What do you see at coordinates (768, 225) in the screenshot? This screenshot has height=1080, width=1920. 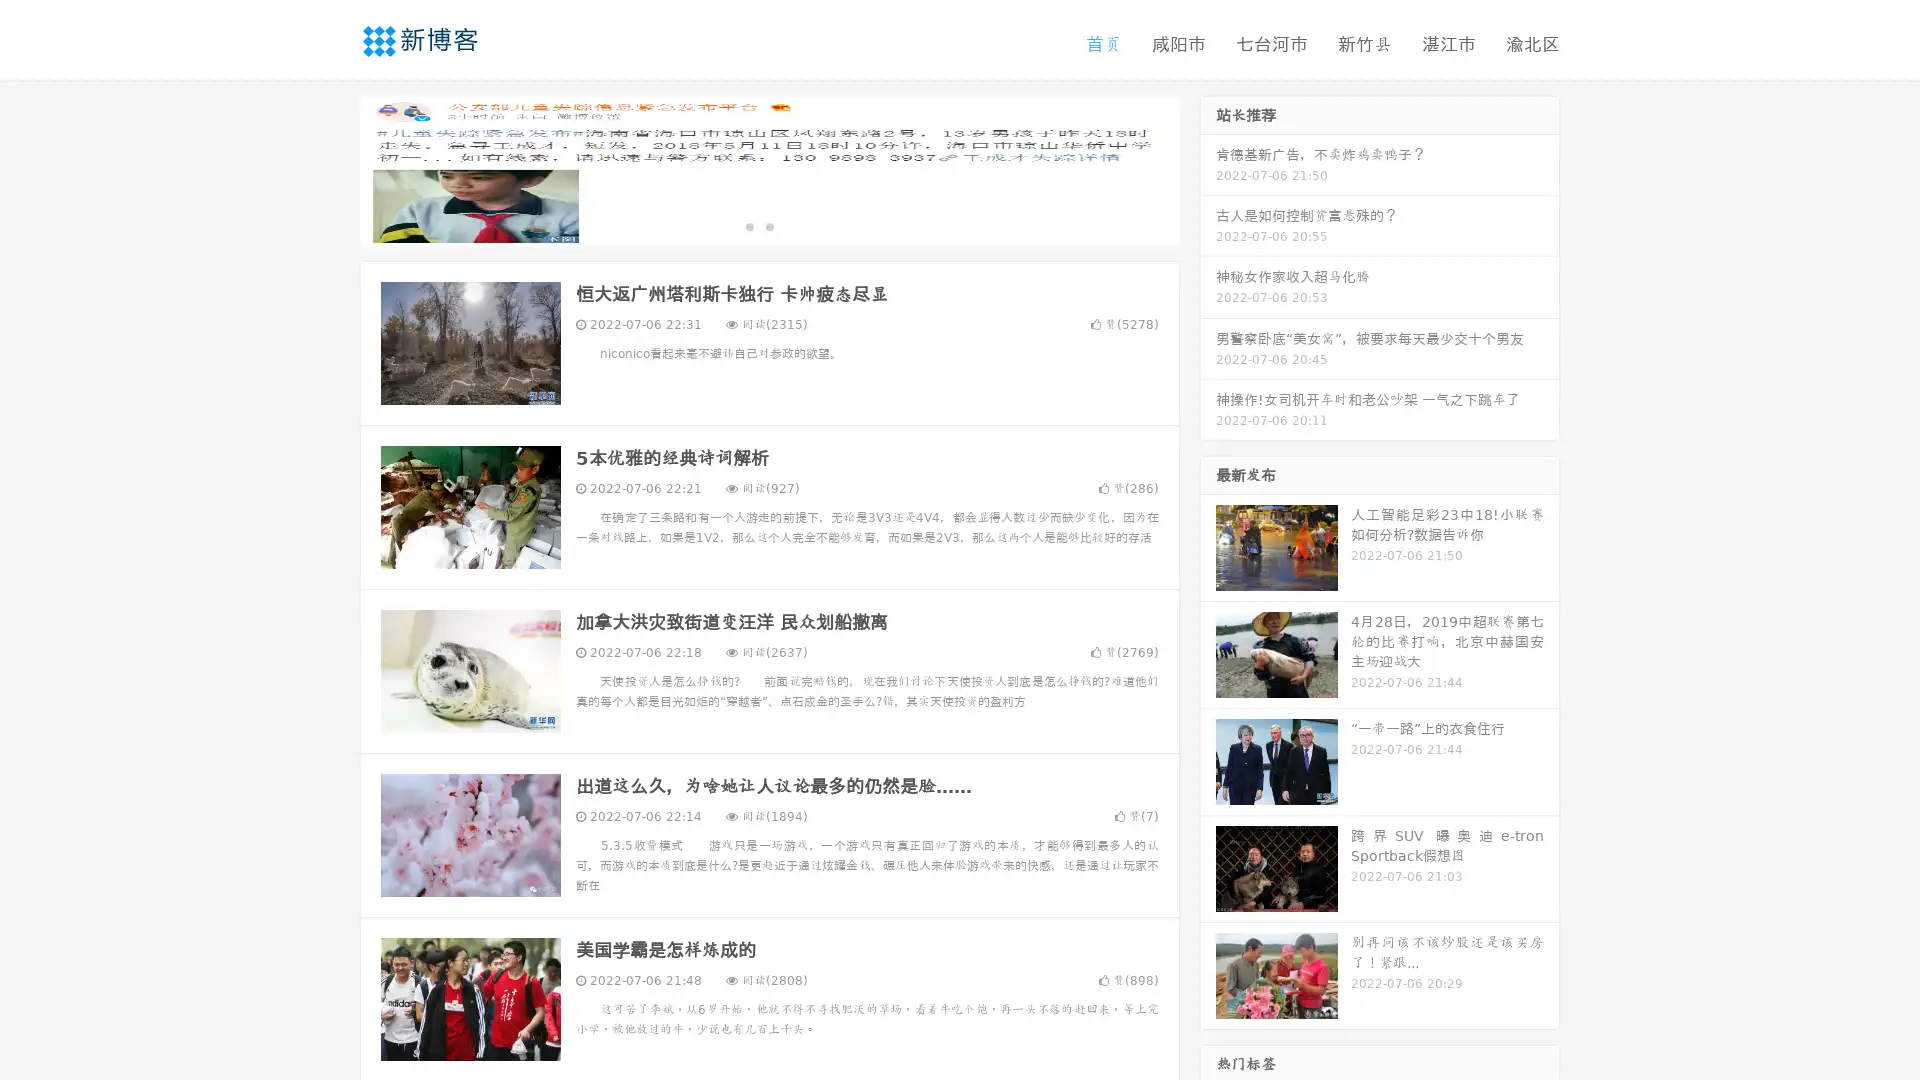 I see `Go to slide 2` at bounding box center [768, 225].